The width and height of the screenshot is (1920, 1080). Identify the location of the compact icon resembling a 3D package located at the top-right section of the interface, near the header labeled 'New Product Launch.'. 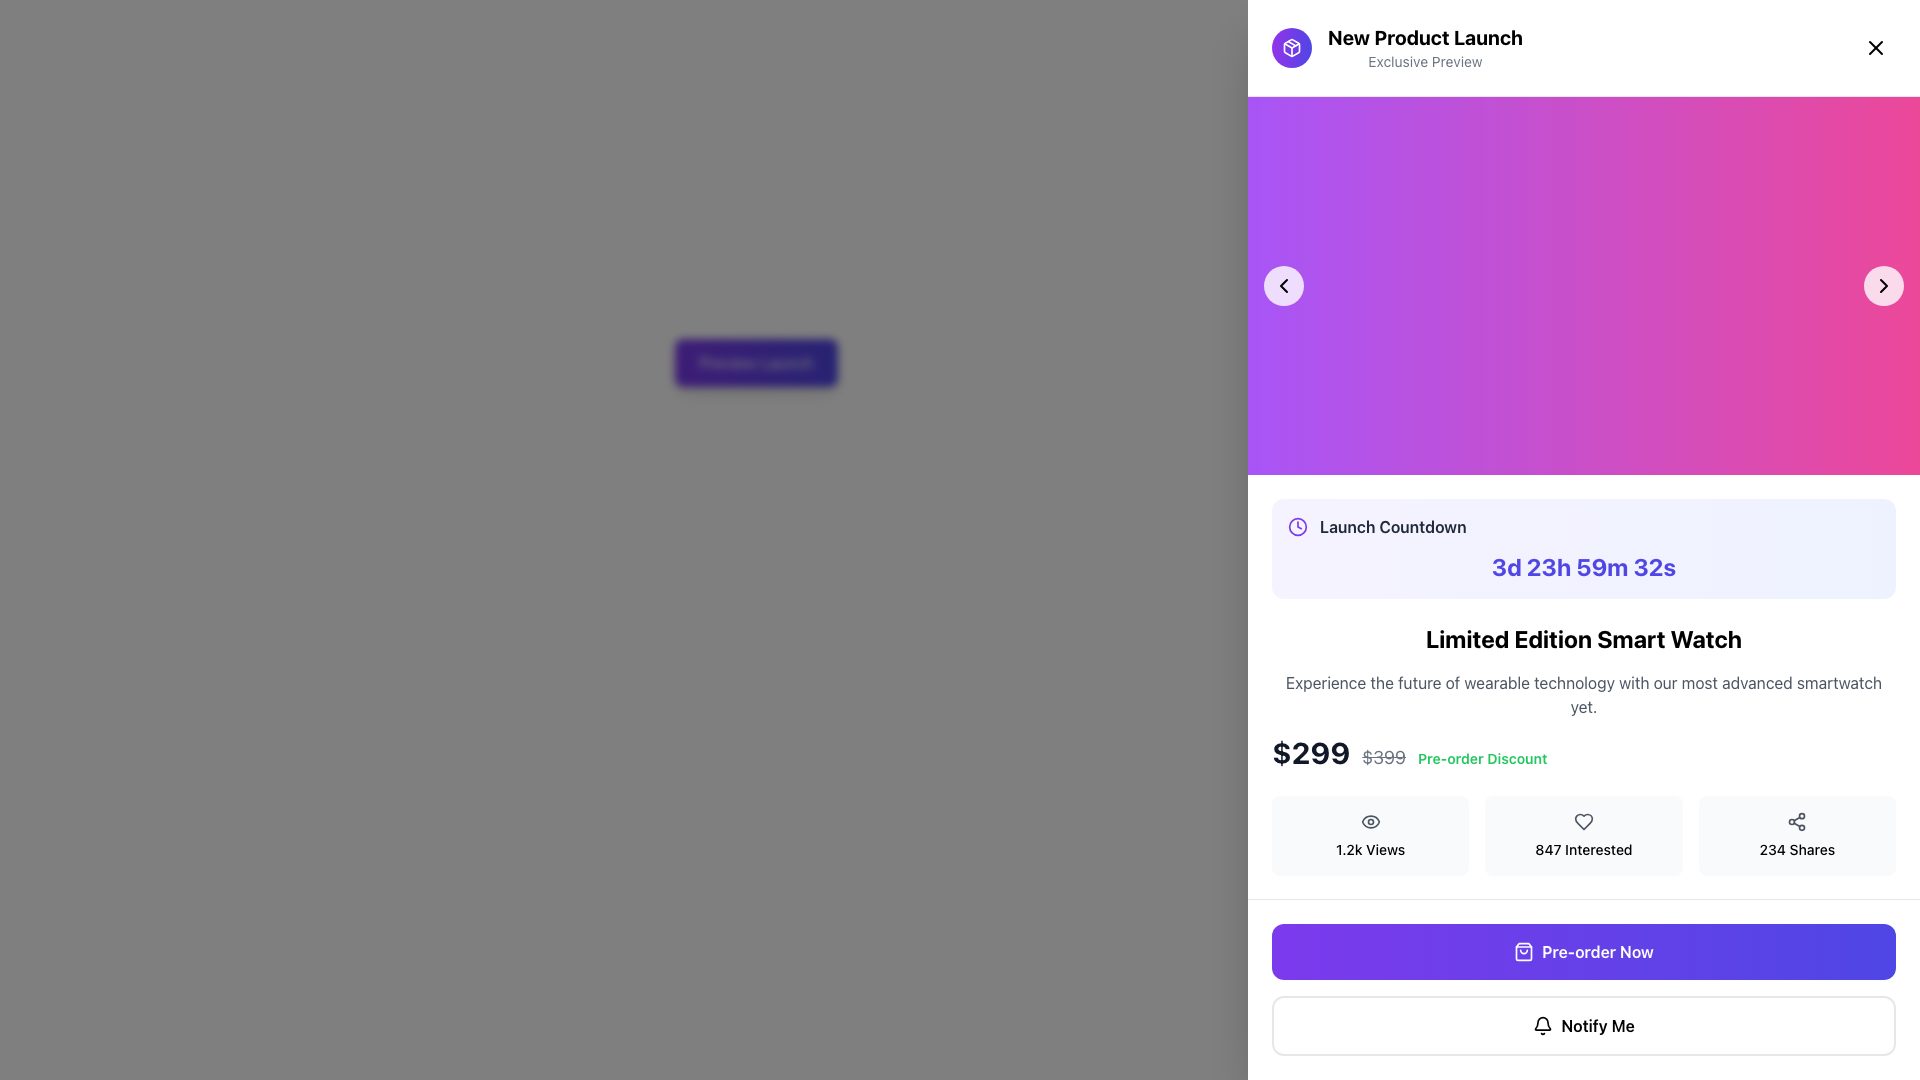
(1291, 46).